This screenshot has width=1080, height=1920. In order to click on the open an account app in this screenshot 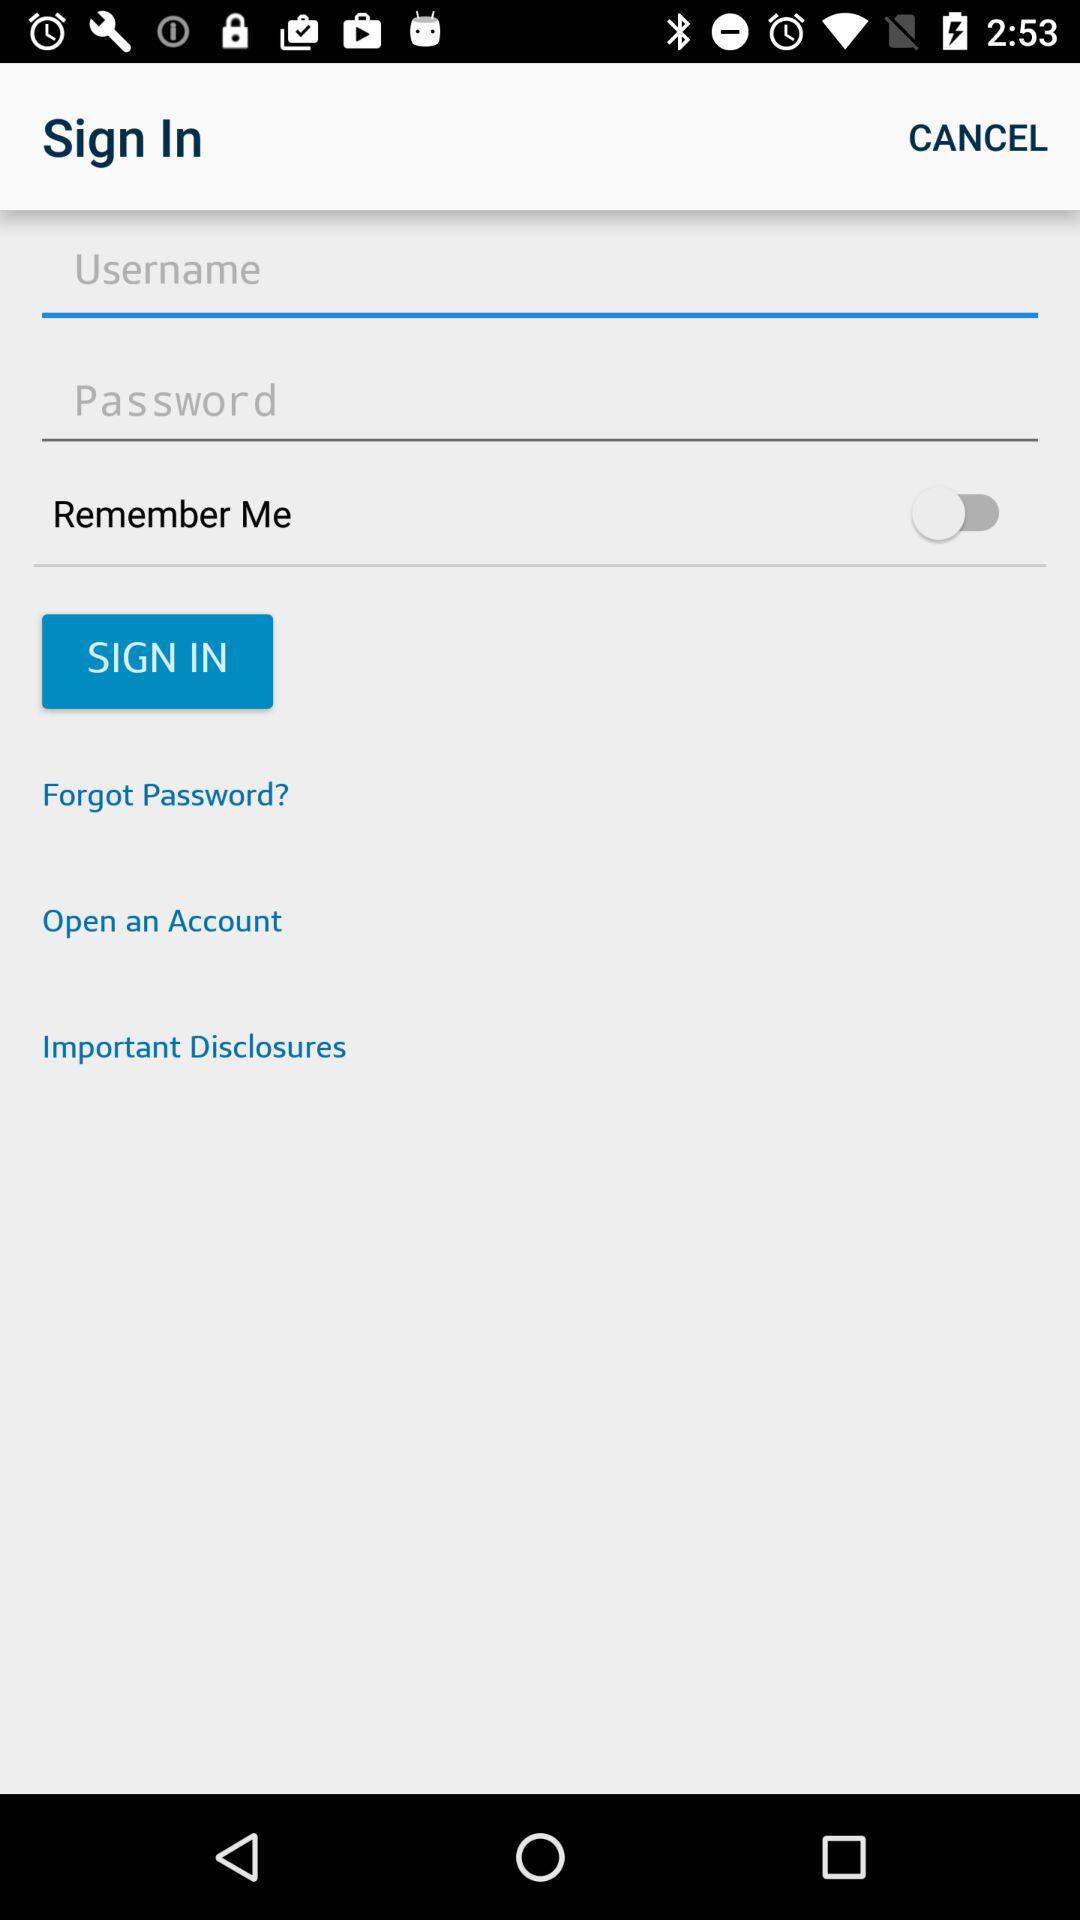, I will do `click(540, 923)`.